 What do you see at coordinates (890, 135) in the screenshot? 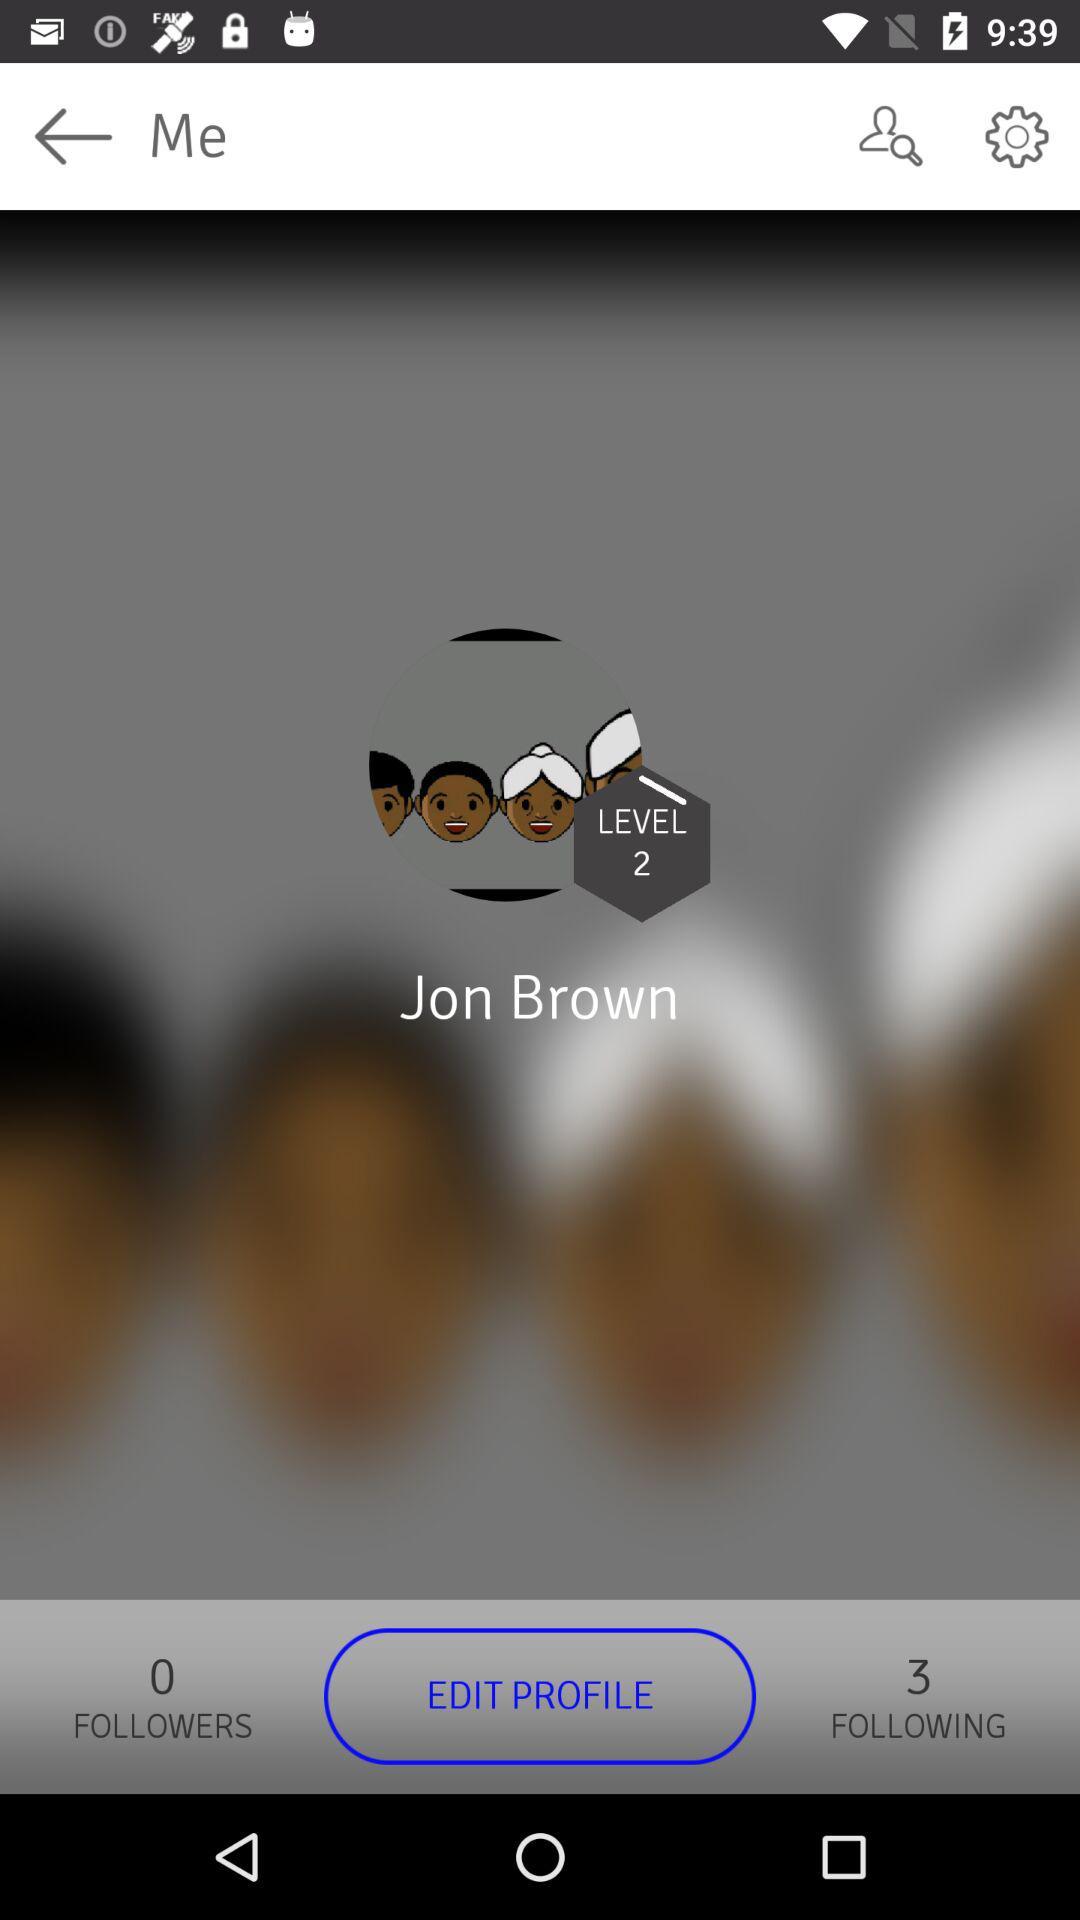
I see `the item to the right of me` at bounding box center [890, 135].